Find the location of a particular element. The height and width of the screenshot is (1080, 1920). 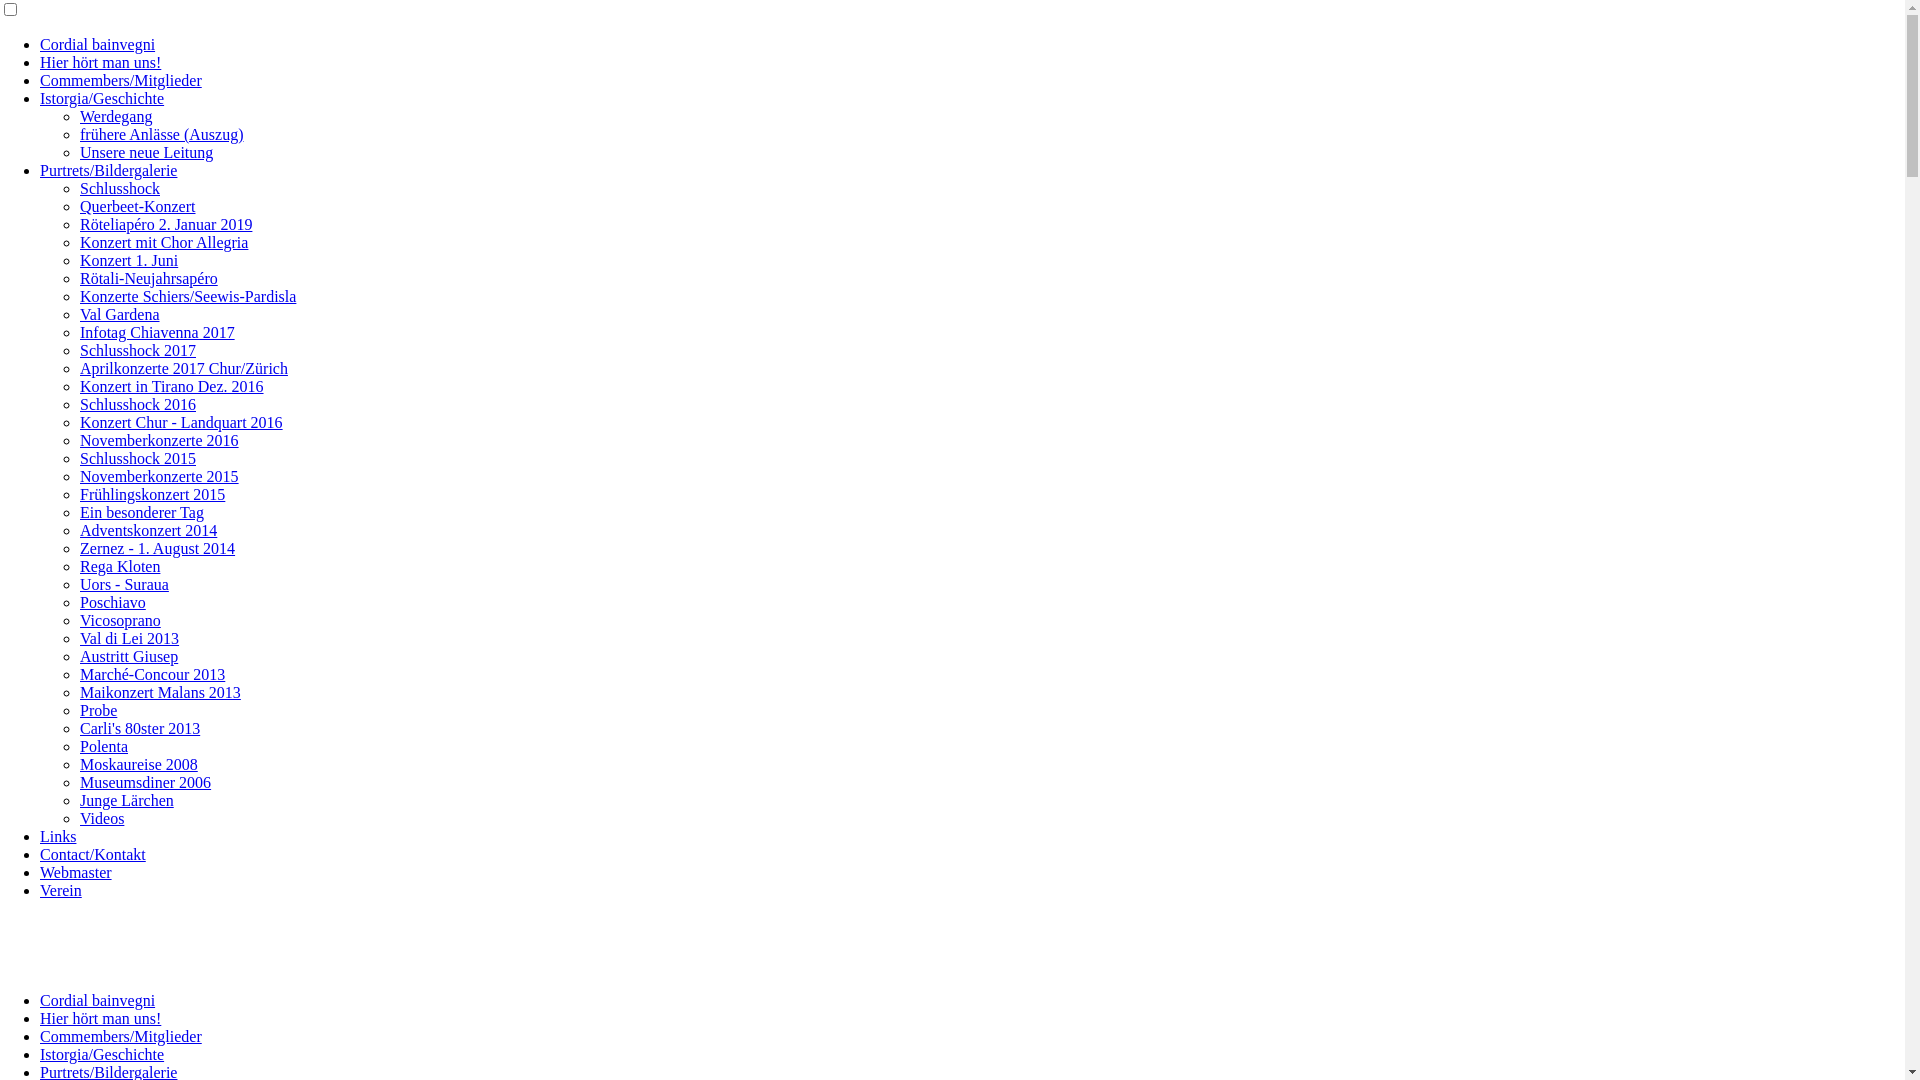

'Schlusshock' is located at coordinates (119, 188).